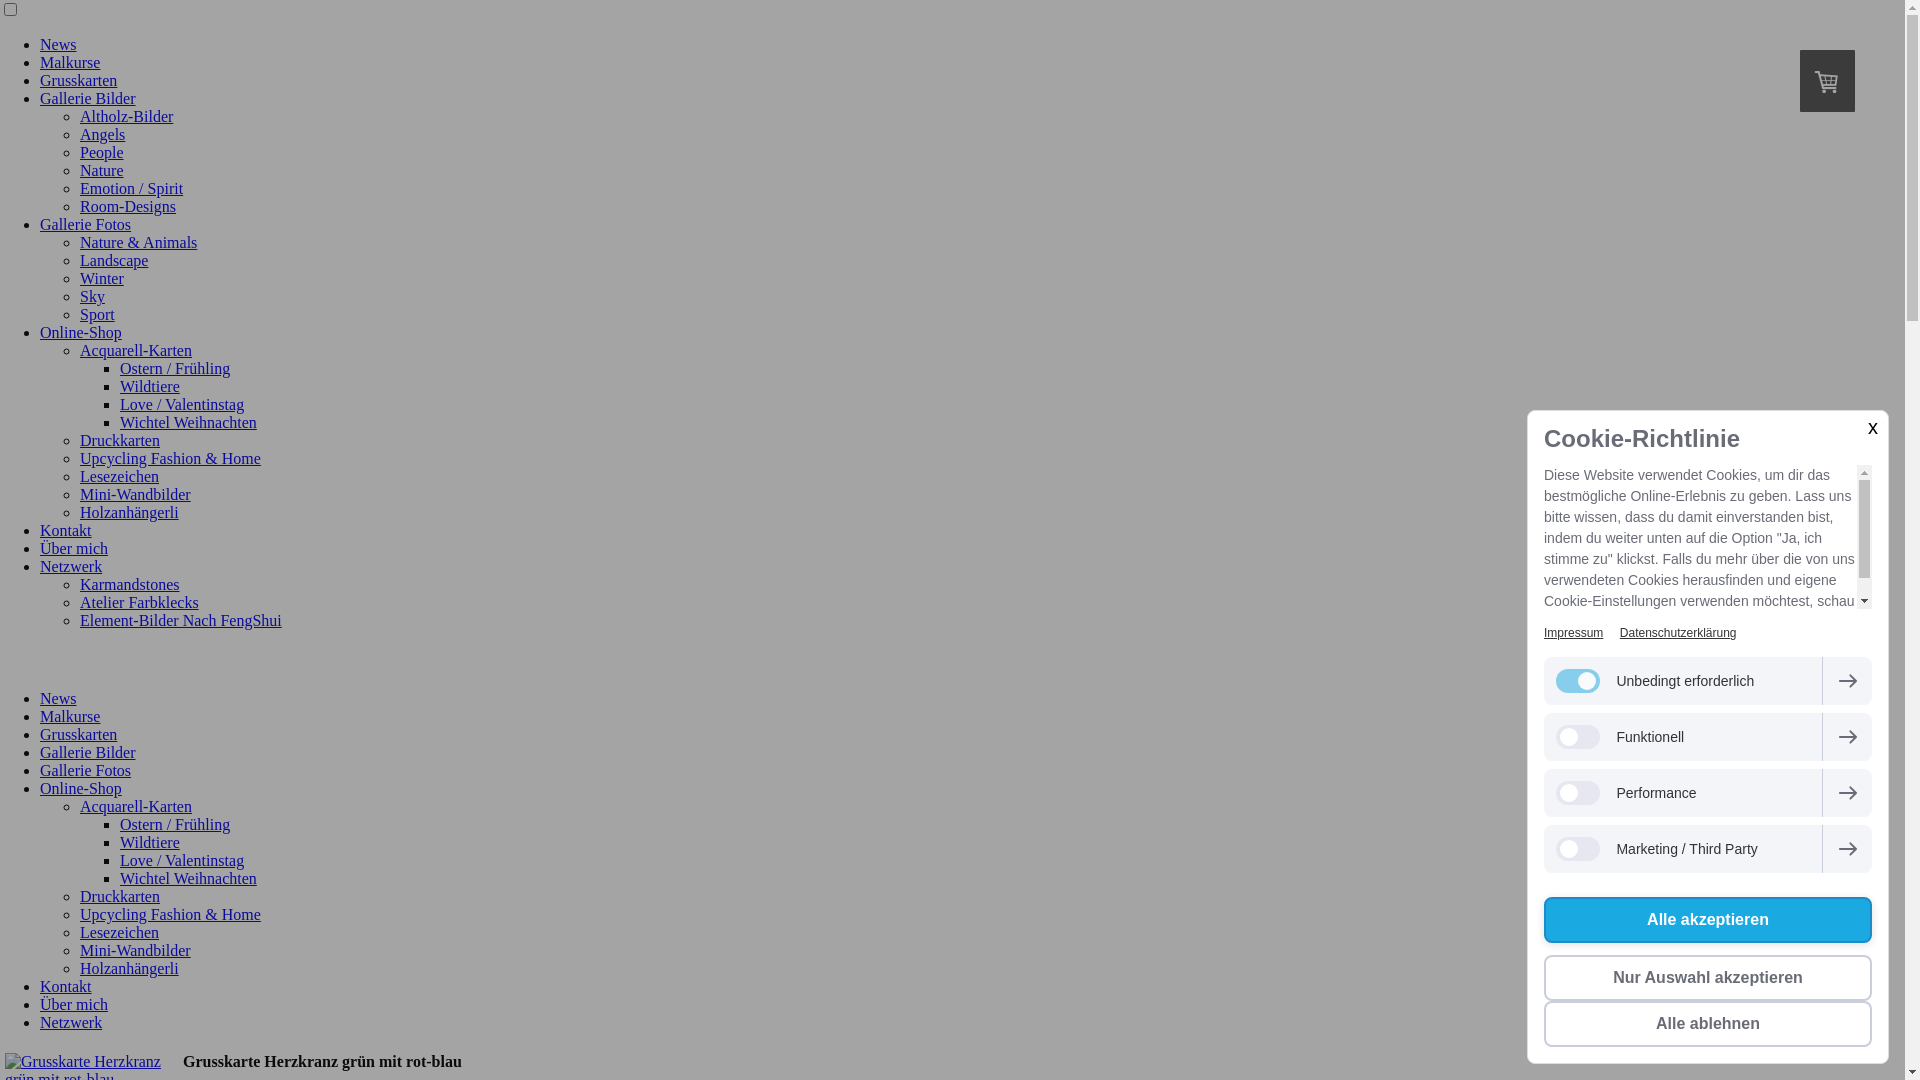 The image size is (1920, 1080). What do you see at coordinates (118, 476) in the screenshot?
I see `'Lesezeichen'` at bounding box center [118, 476].